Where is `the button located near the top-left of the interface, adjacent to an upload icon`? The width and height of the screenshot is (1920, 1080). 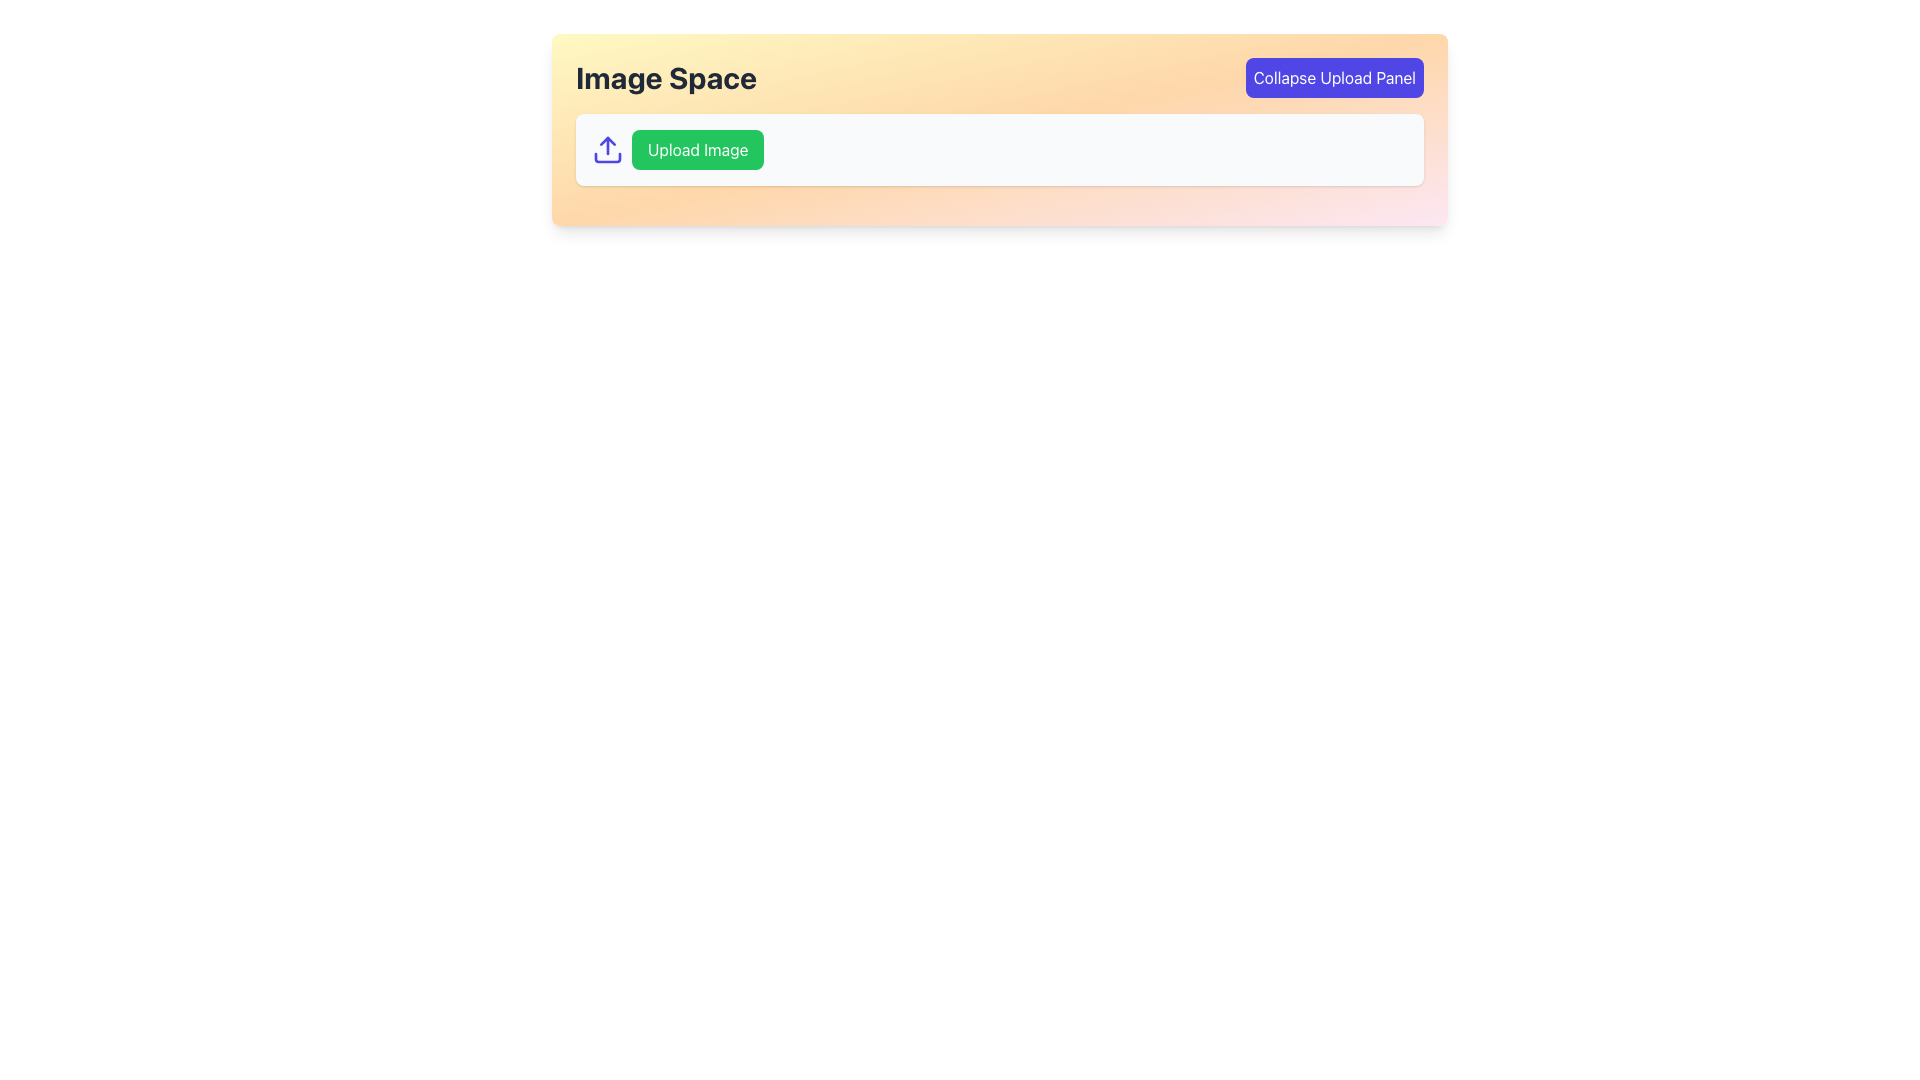 the button located near the top-left of the interface, adjacent to an upload icon is located at coordinates (697, 149).